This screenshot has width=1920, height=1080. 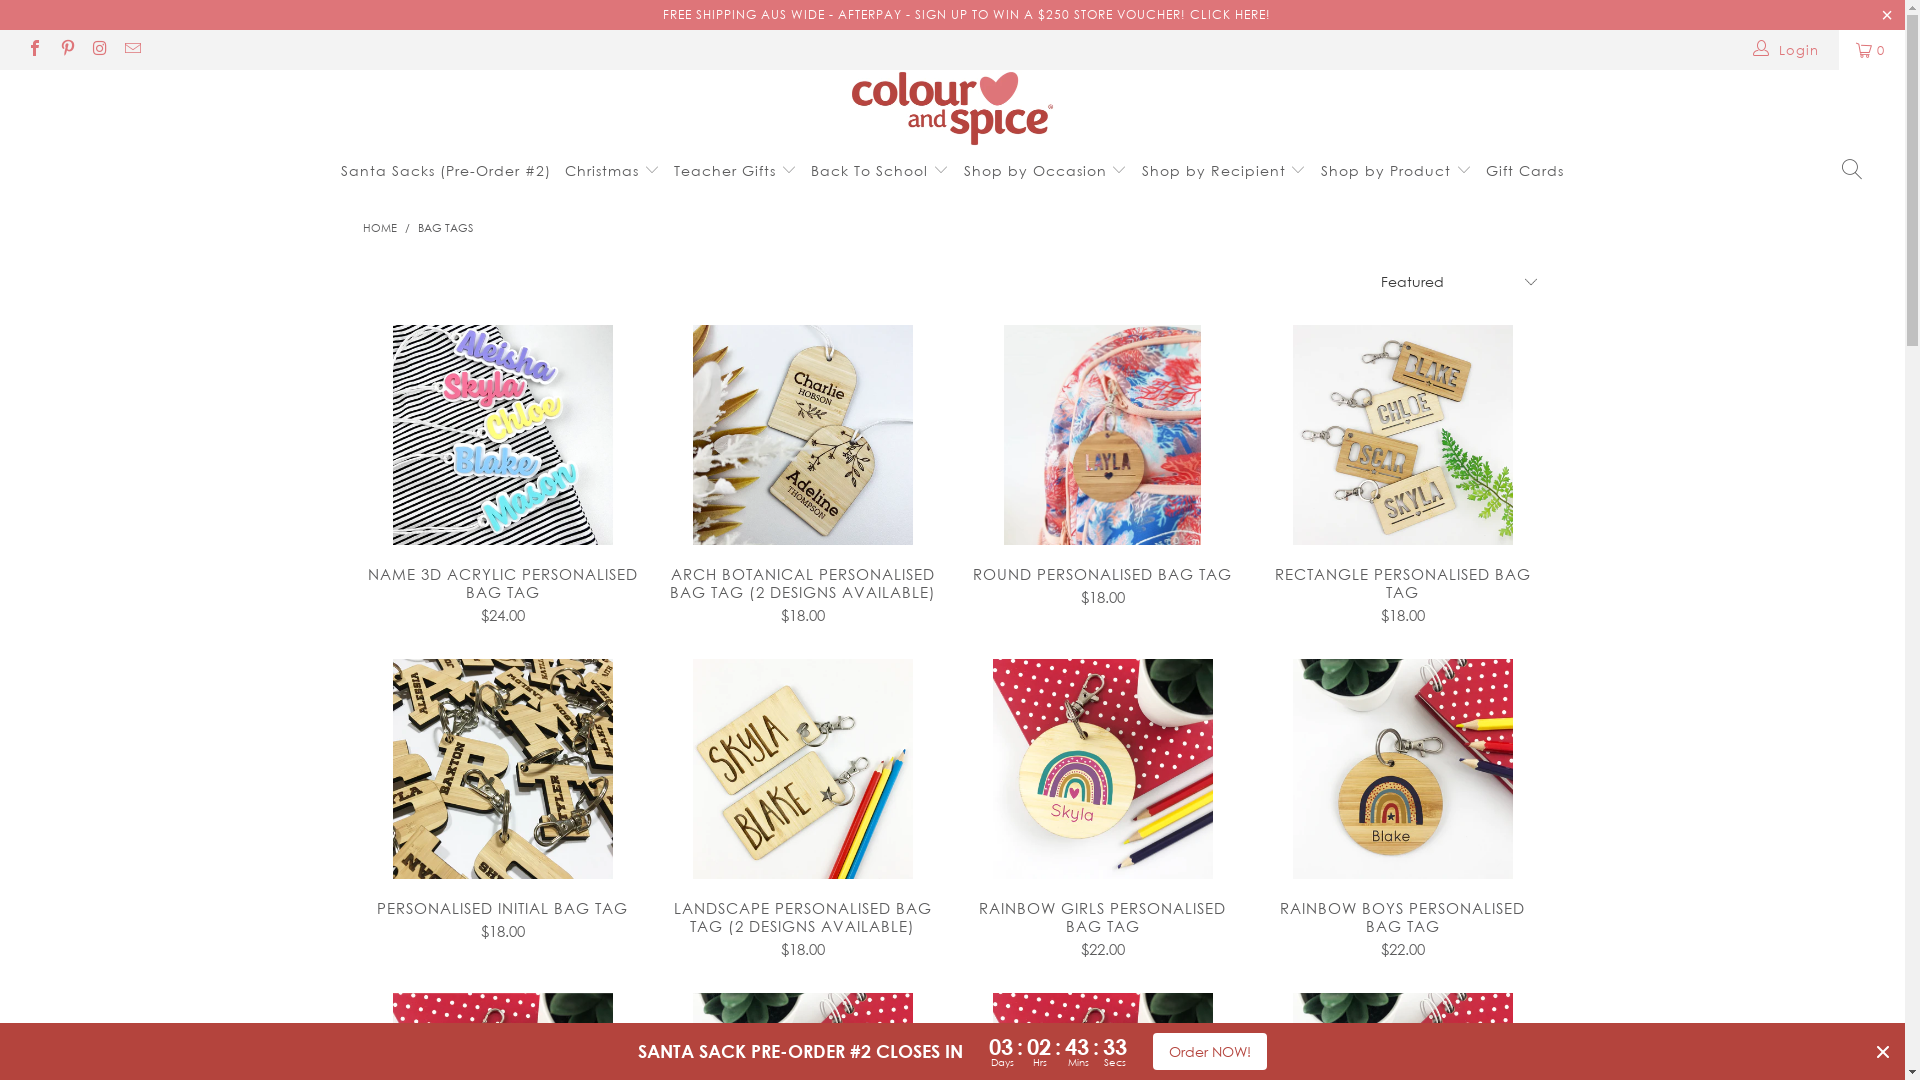 I want to click on 'Colour and Spice Pty Ltd on Pinterest', so click(x=66, y=49).